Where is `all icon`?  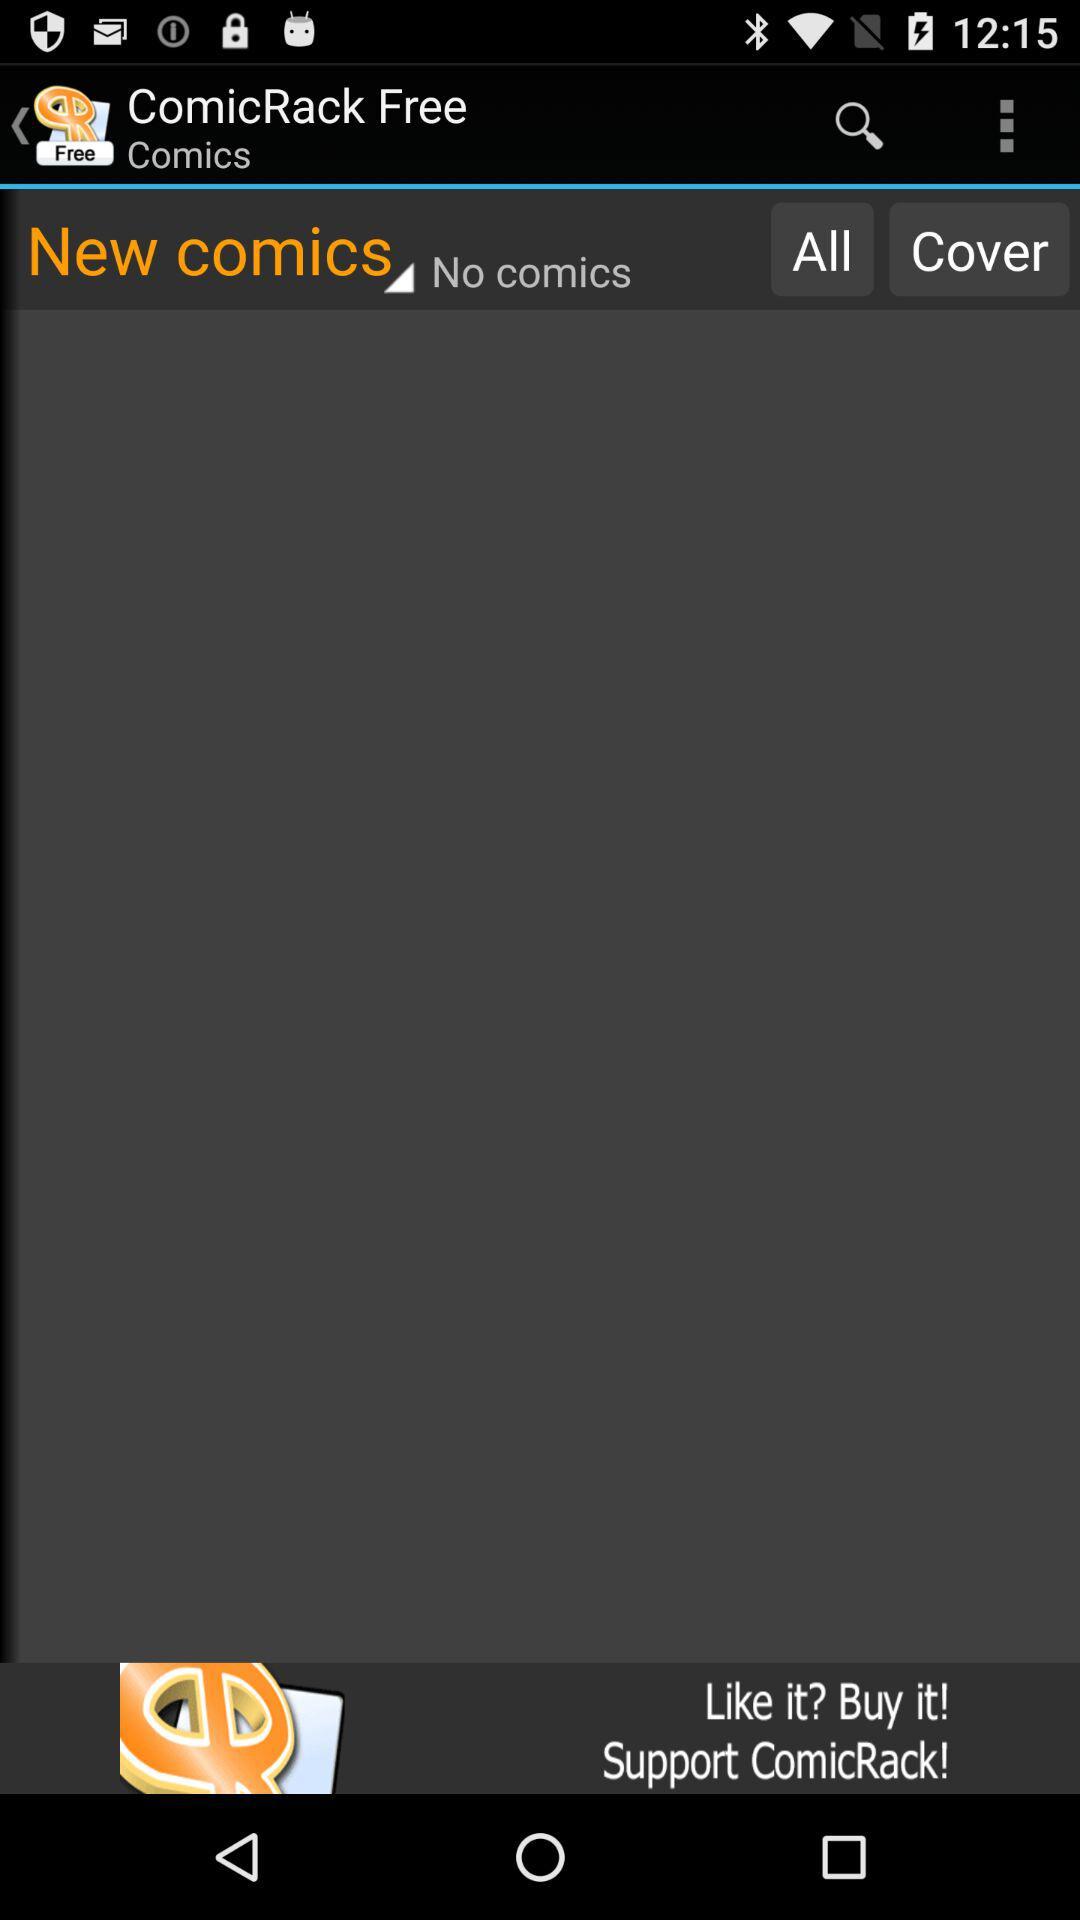 all icon is located at coordinates (822, 248).